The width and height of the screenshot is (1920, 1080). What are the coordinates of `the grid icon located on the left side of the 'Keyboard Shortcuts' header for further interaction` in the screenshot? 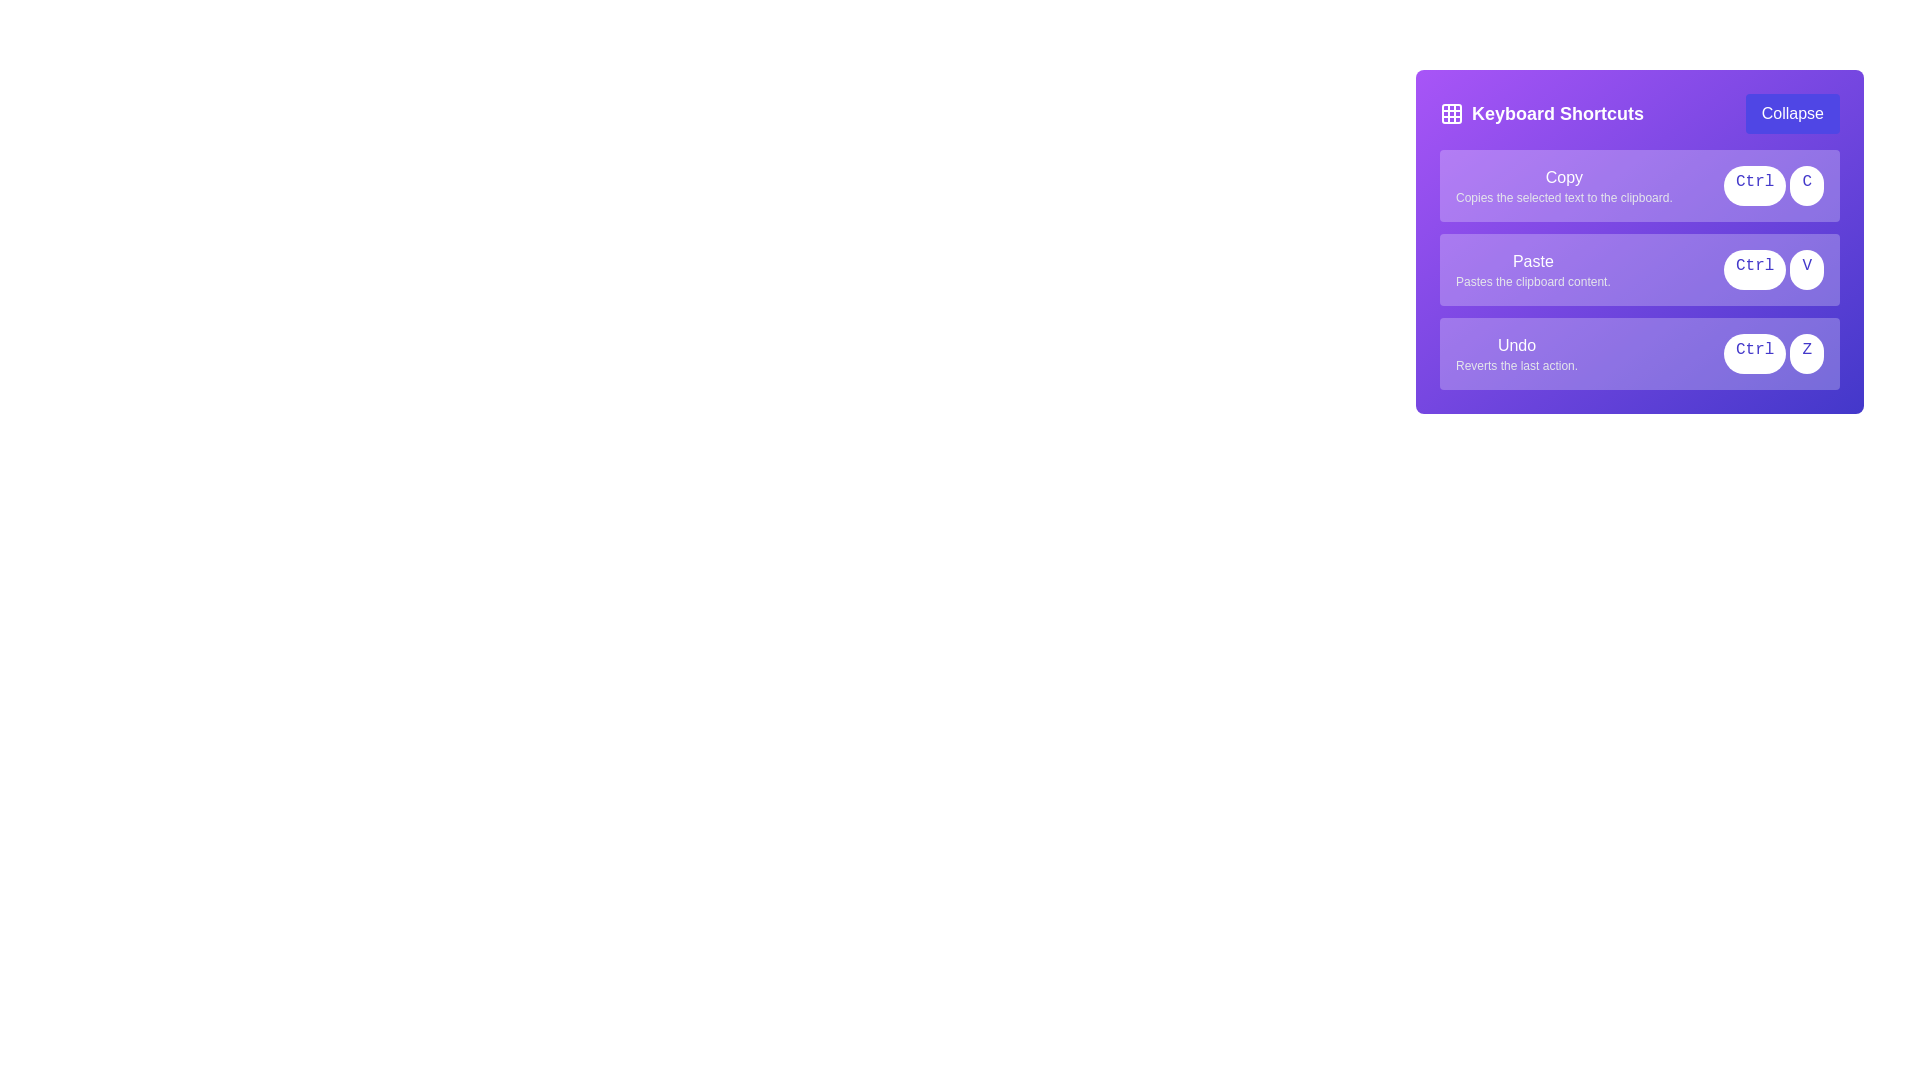 It's located at (1451, 114).